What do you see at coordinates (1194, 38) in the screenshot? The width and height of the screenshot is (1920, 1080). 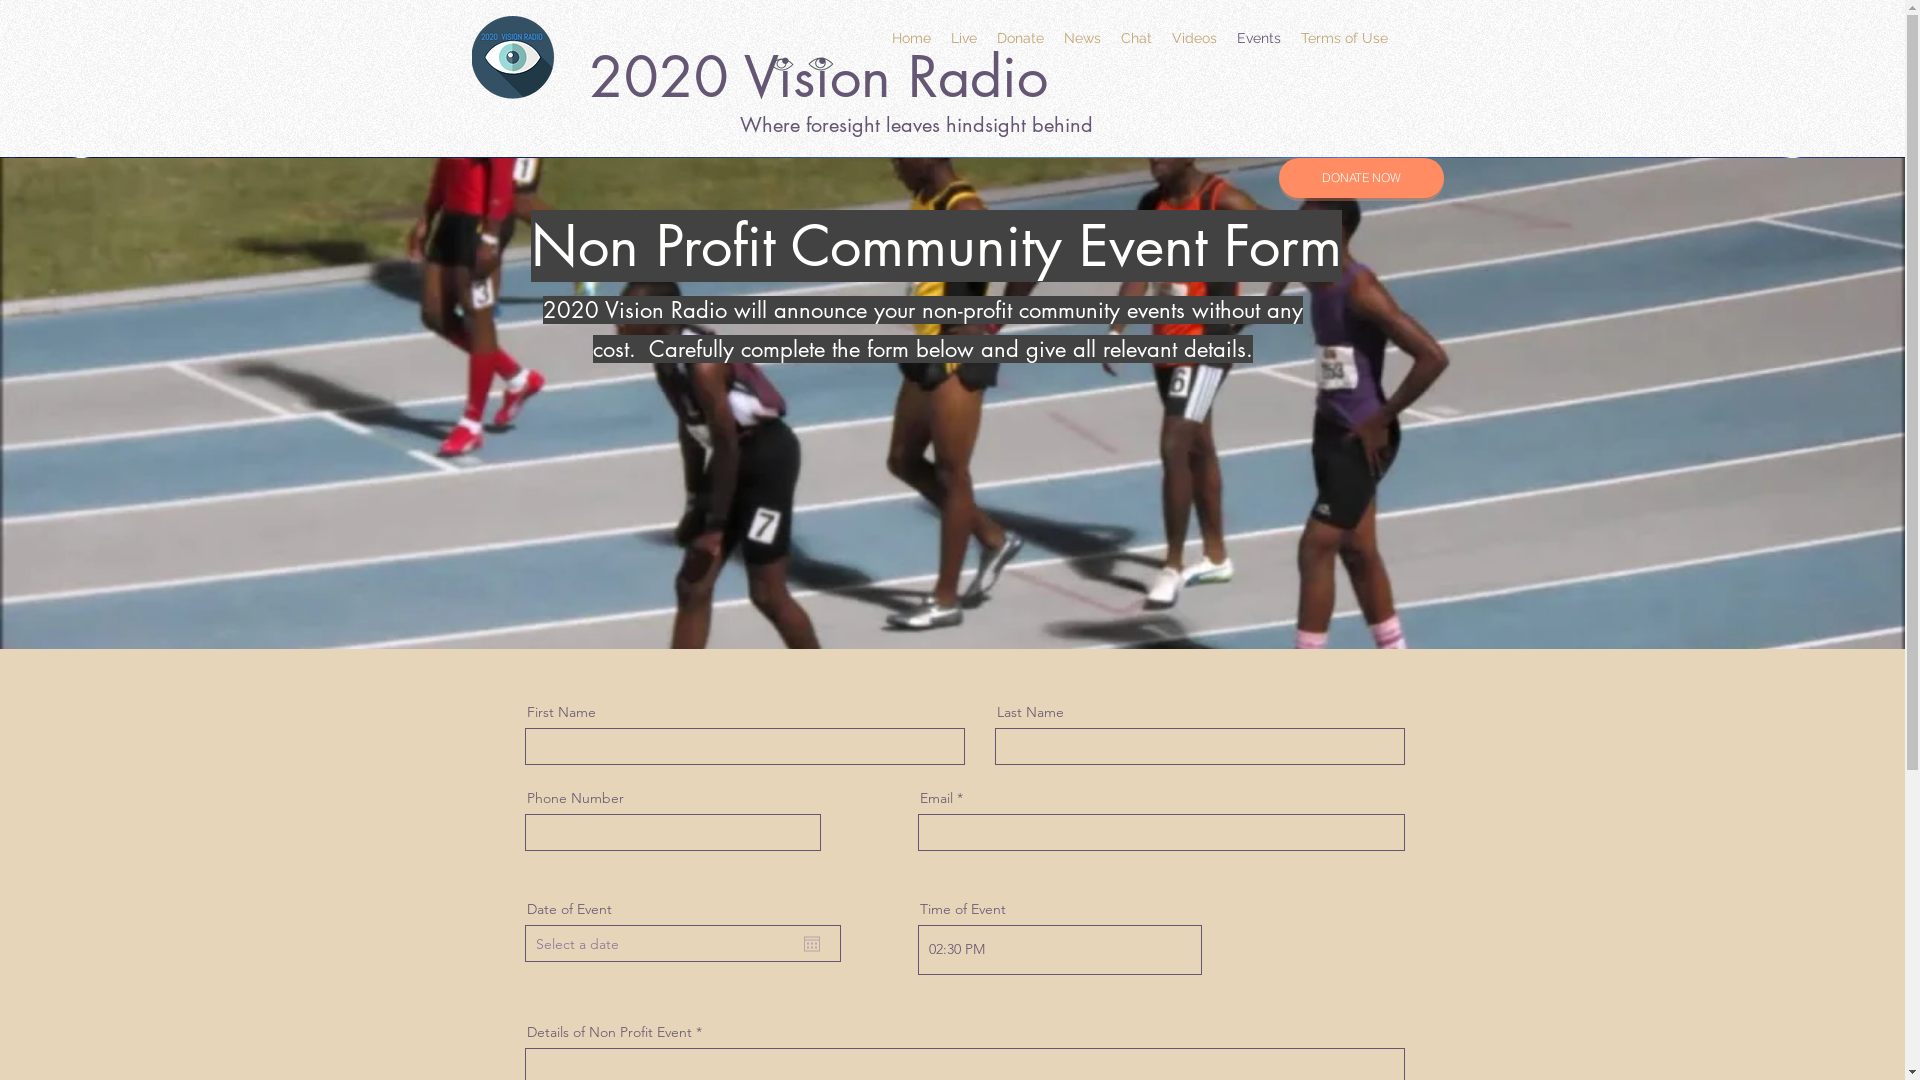 I see `'Videos'` at bounding box center [1194, 38].